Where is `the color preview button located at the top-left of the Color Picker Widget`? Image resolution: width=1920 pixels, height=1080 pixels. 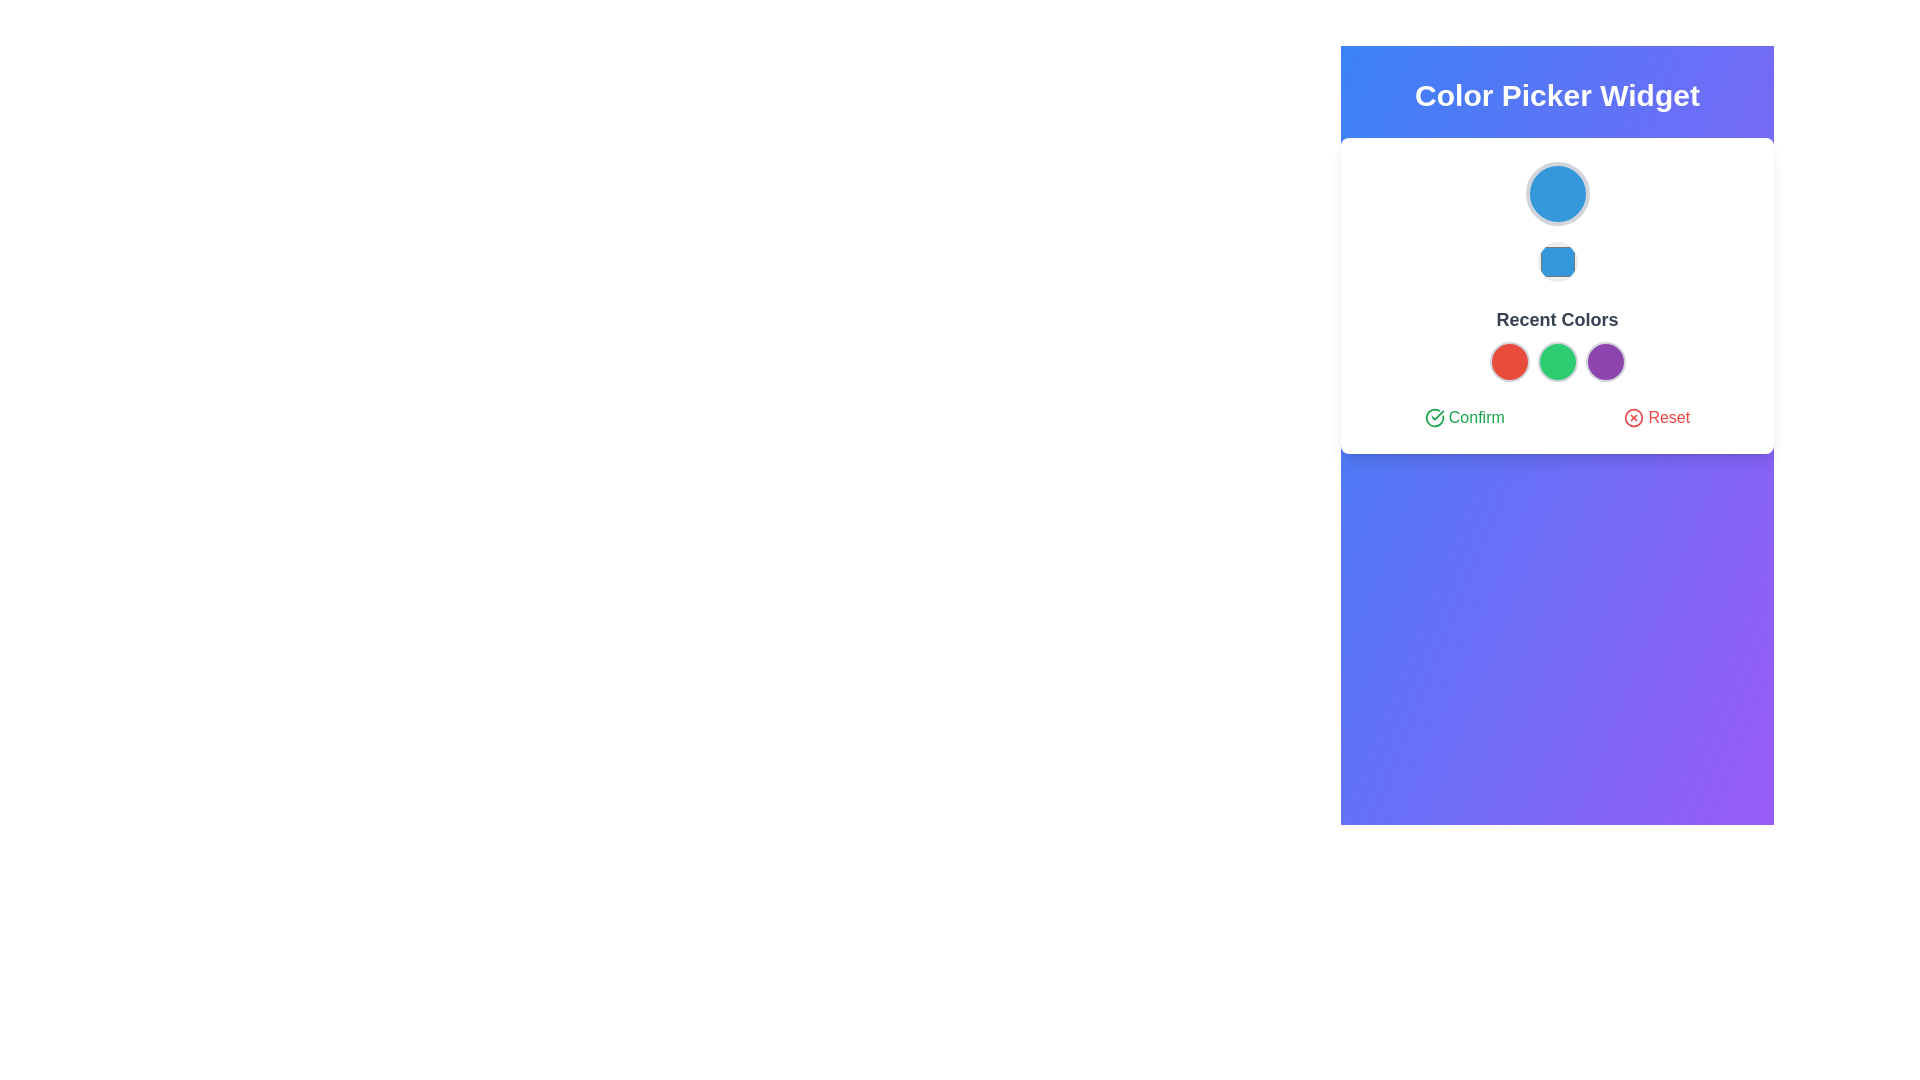
the color preview button located at the top-left of the Color Picker Widget is located at coordinates (1556, 193).